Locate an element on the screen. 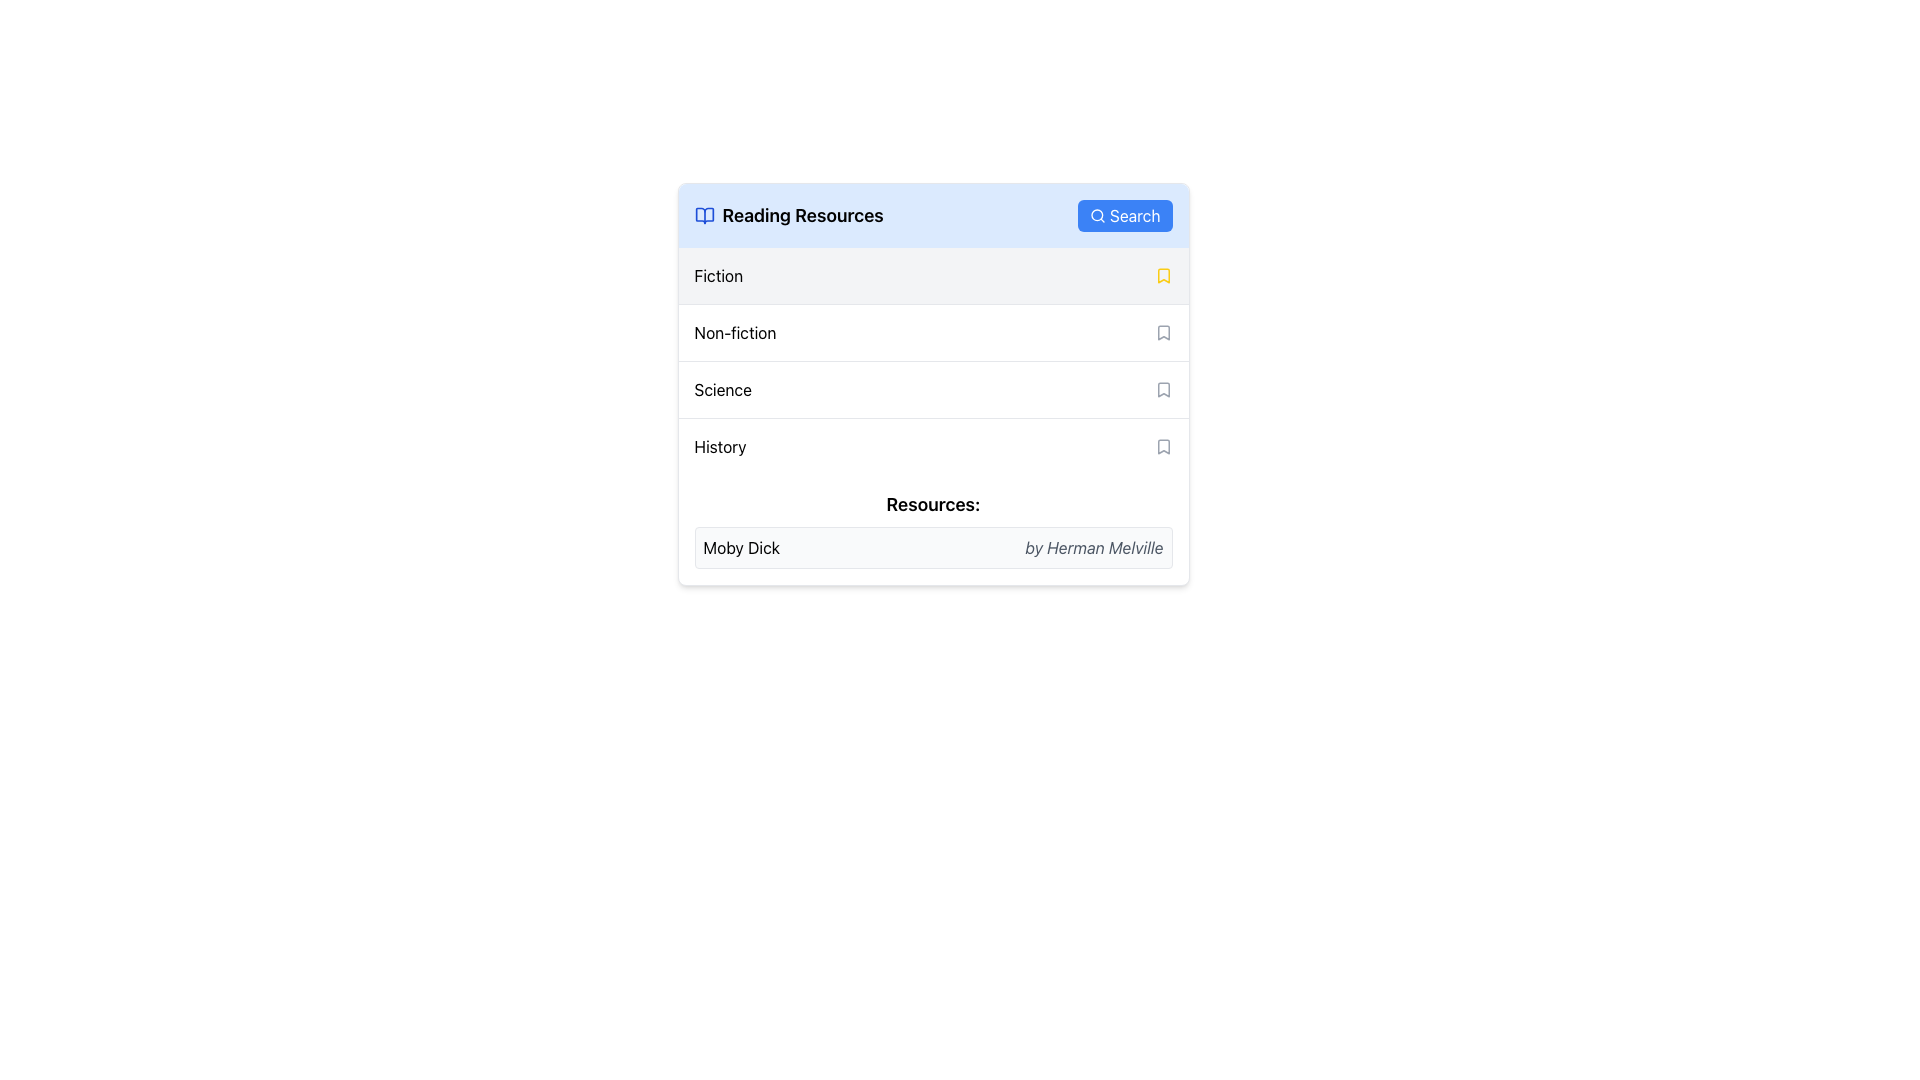  the 'Reading Resources' text label, which is styled with a large, bold font and located in the upper-left portion of a blue header section, adjacent to an open book icon and left of a blue 'Search' button is located at coordinates (788, 216).